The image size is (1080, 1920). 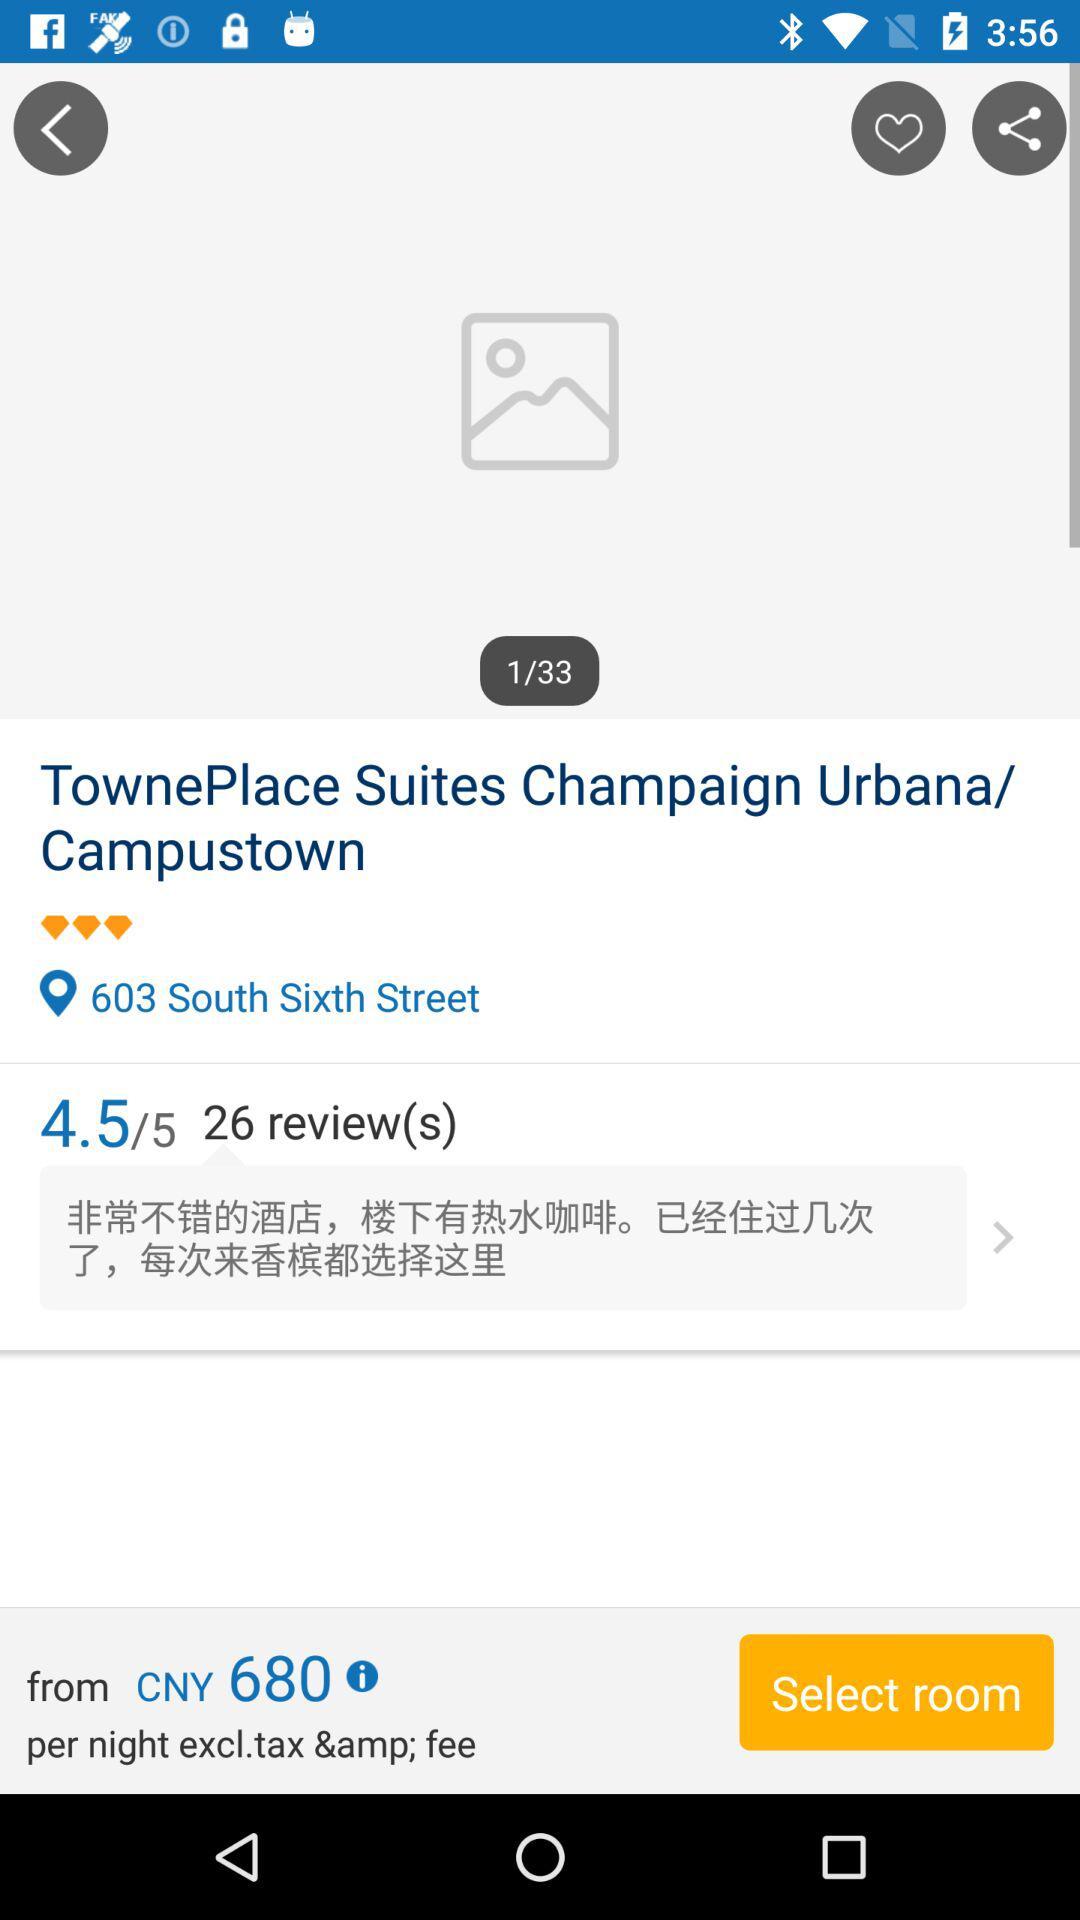 What do you see at coordinates (1019, 127) in the screenshot?
I see `share` at bounding box center [1019, 127].